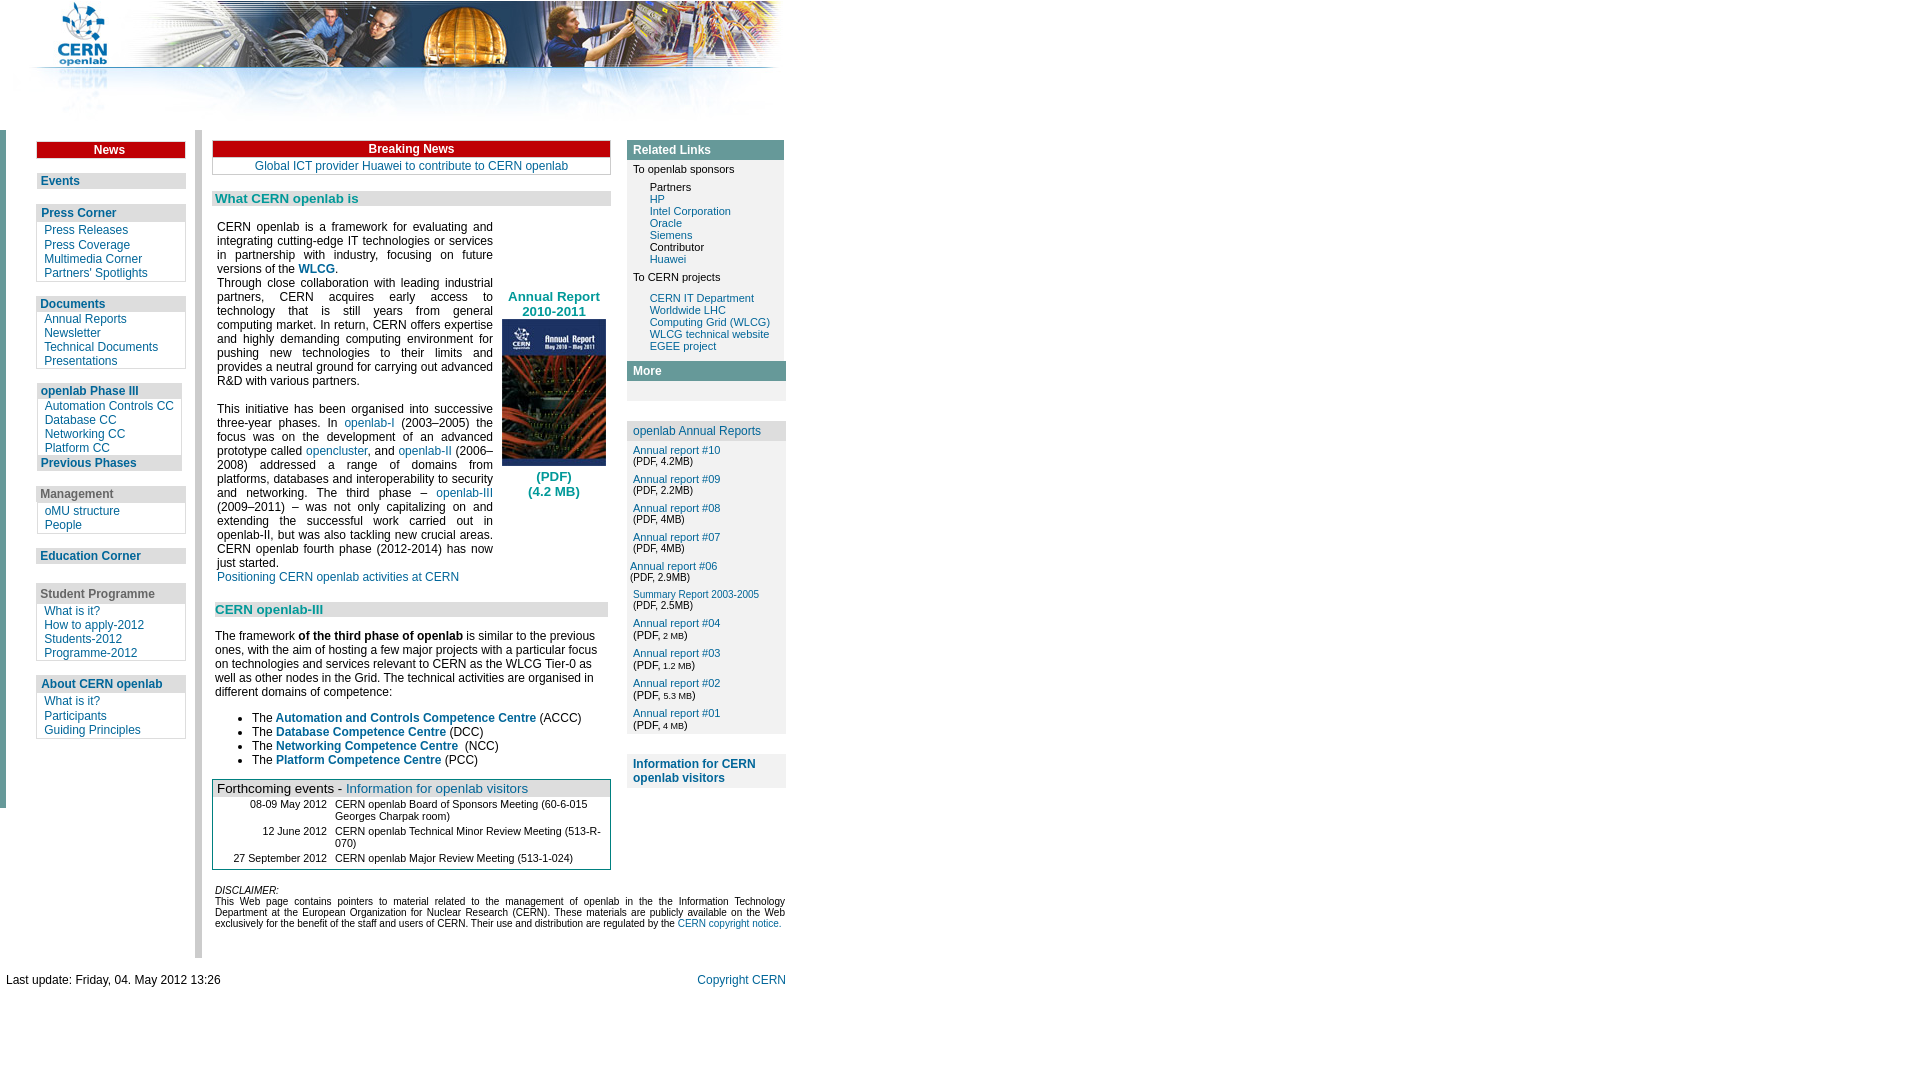 The image size is (1920, 1080). What do you see at coordinates (216, 577) in the screenshot?
I see `'Positioning CERN openlab activities at CERN'` at bounding box center [216, 577].